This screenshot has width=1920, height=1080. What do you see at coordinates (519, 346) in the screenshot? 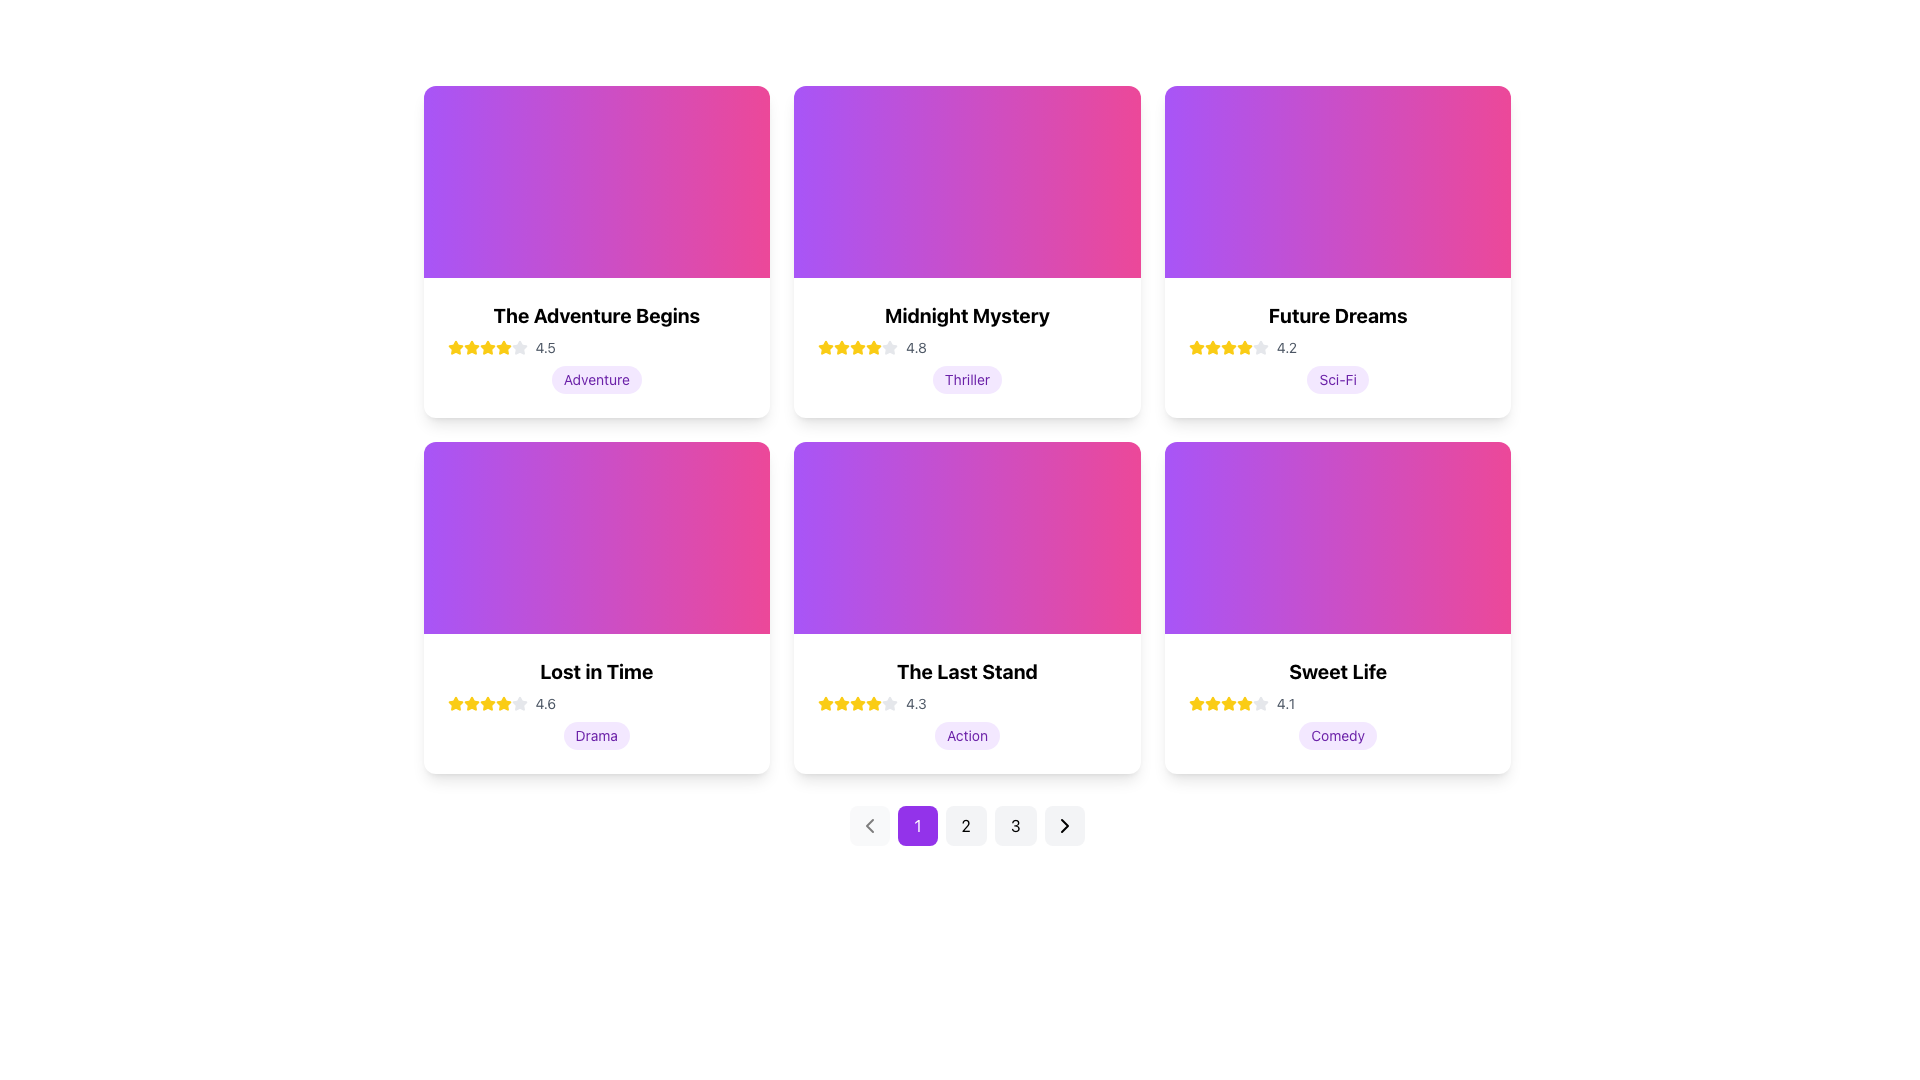
I see `the last star icon in the rating system below the text 'The Adventure Begins' and above the label 'Adventure'` at bounding box center [519, 346].